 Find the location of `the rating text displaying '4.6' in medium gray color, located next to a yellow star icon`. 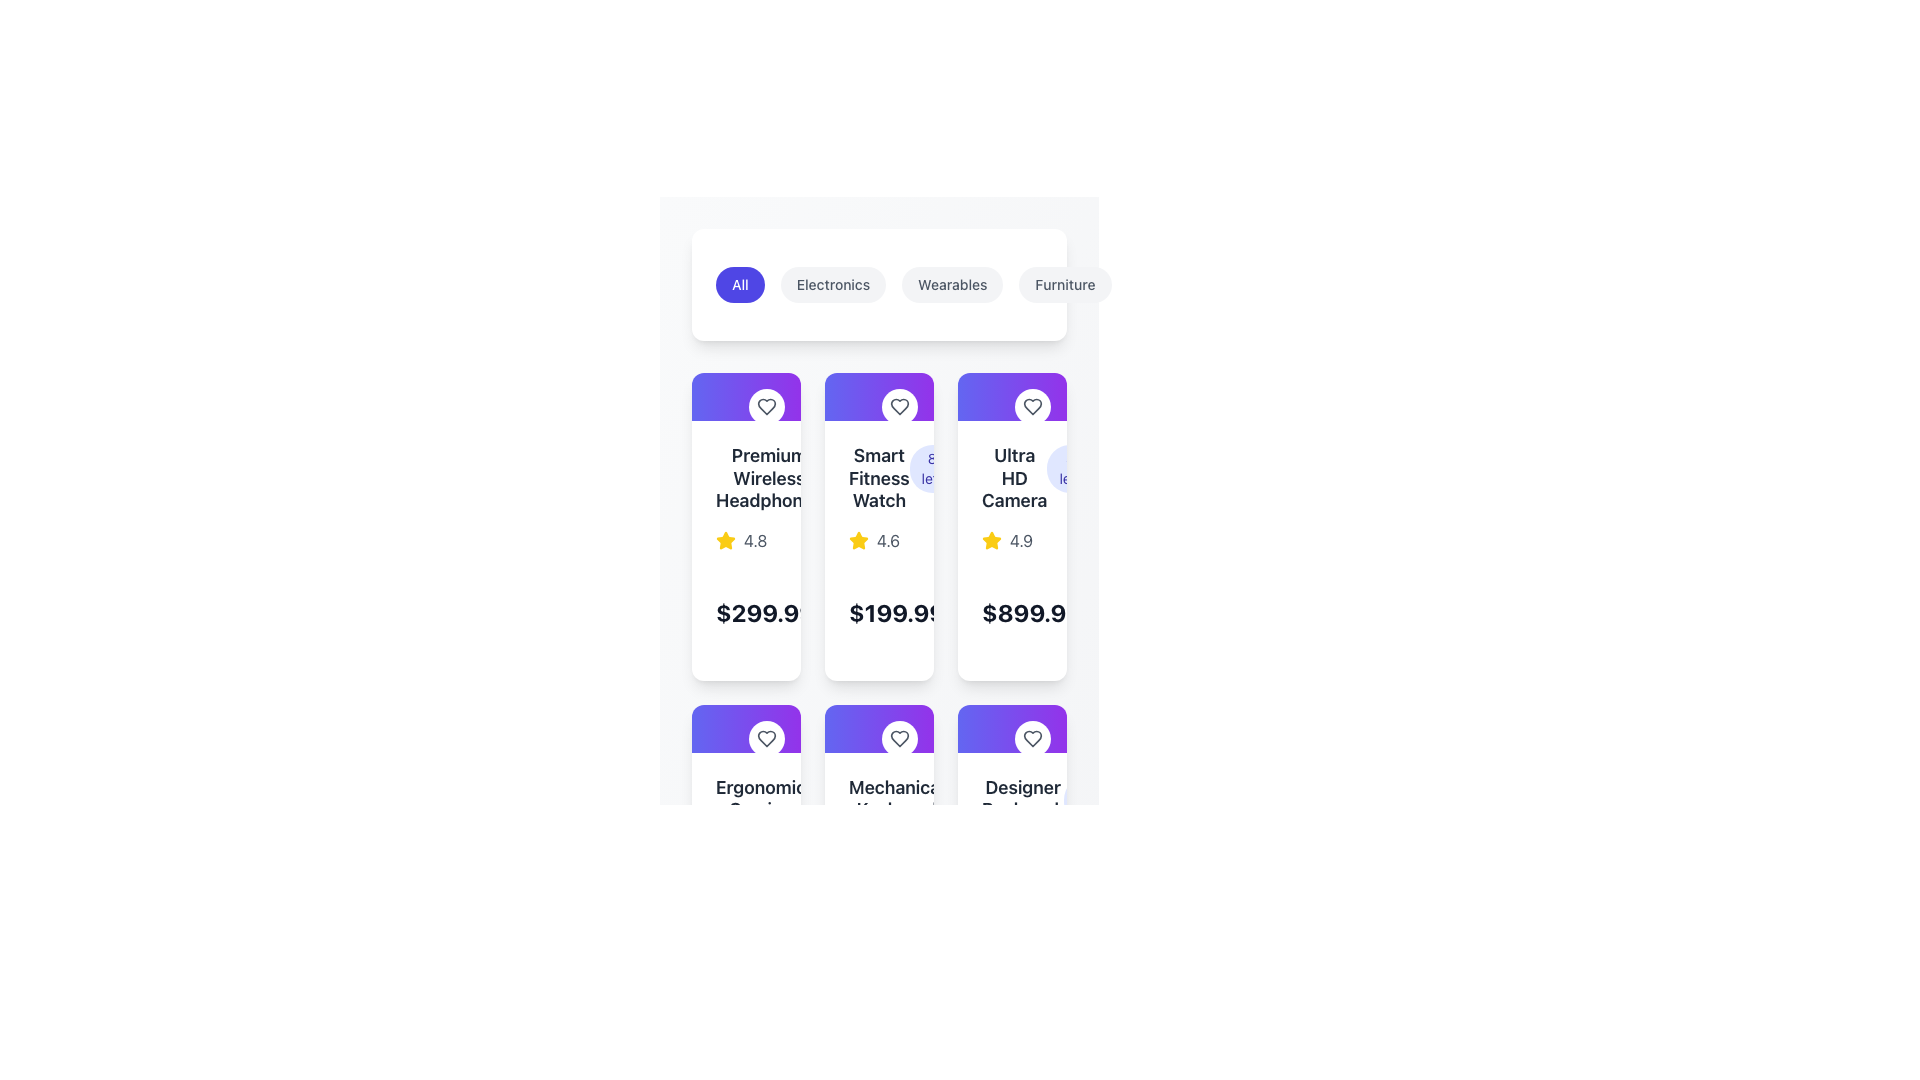

the rating text displaying '4.6' in medium gray color, located next to a yellow star icon is located at coordinates (887, 540).